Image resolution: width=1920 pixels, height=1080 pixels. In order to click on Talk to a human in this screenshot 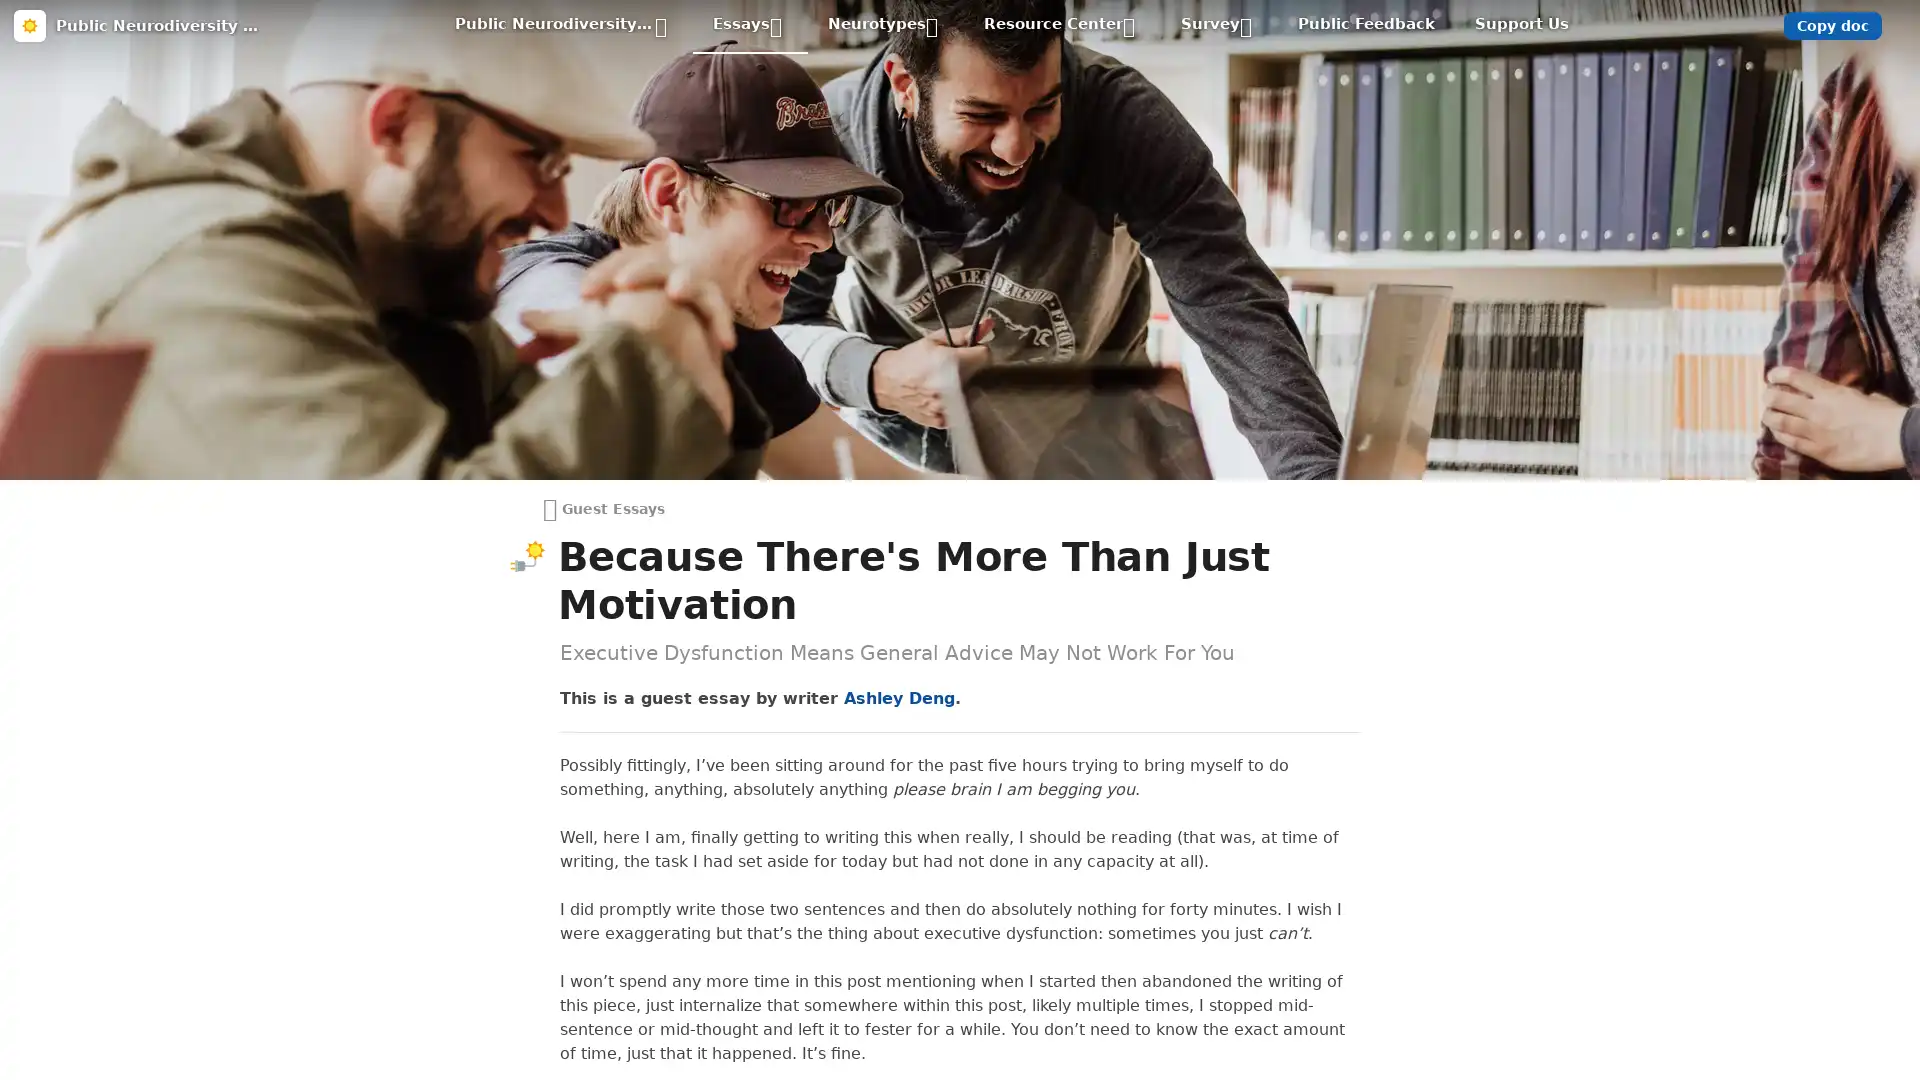, I will do `click(1052, 249)`.